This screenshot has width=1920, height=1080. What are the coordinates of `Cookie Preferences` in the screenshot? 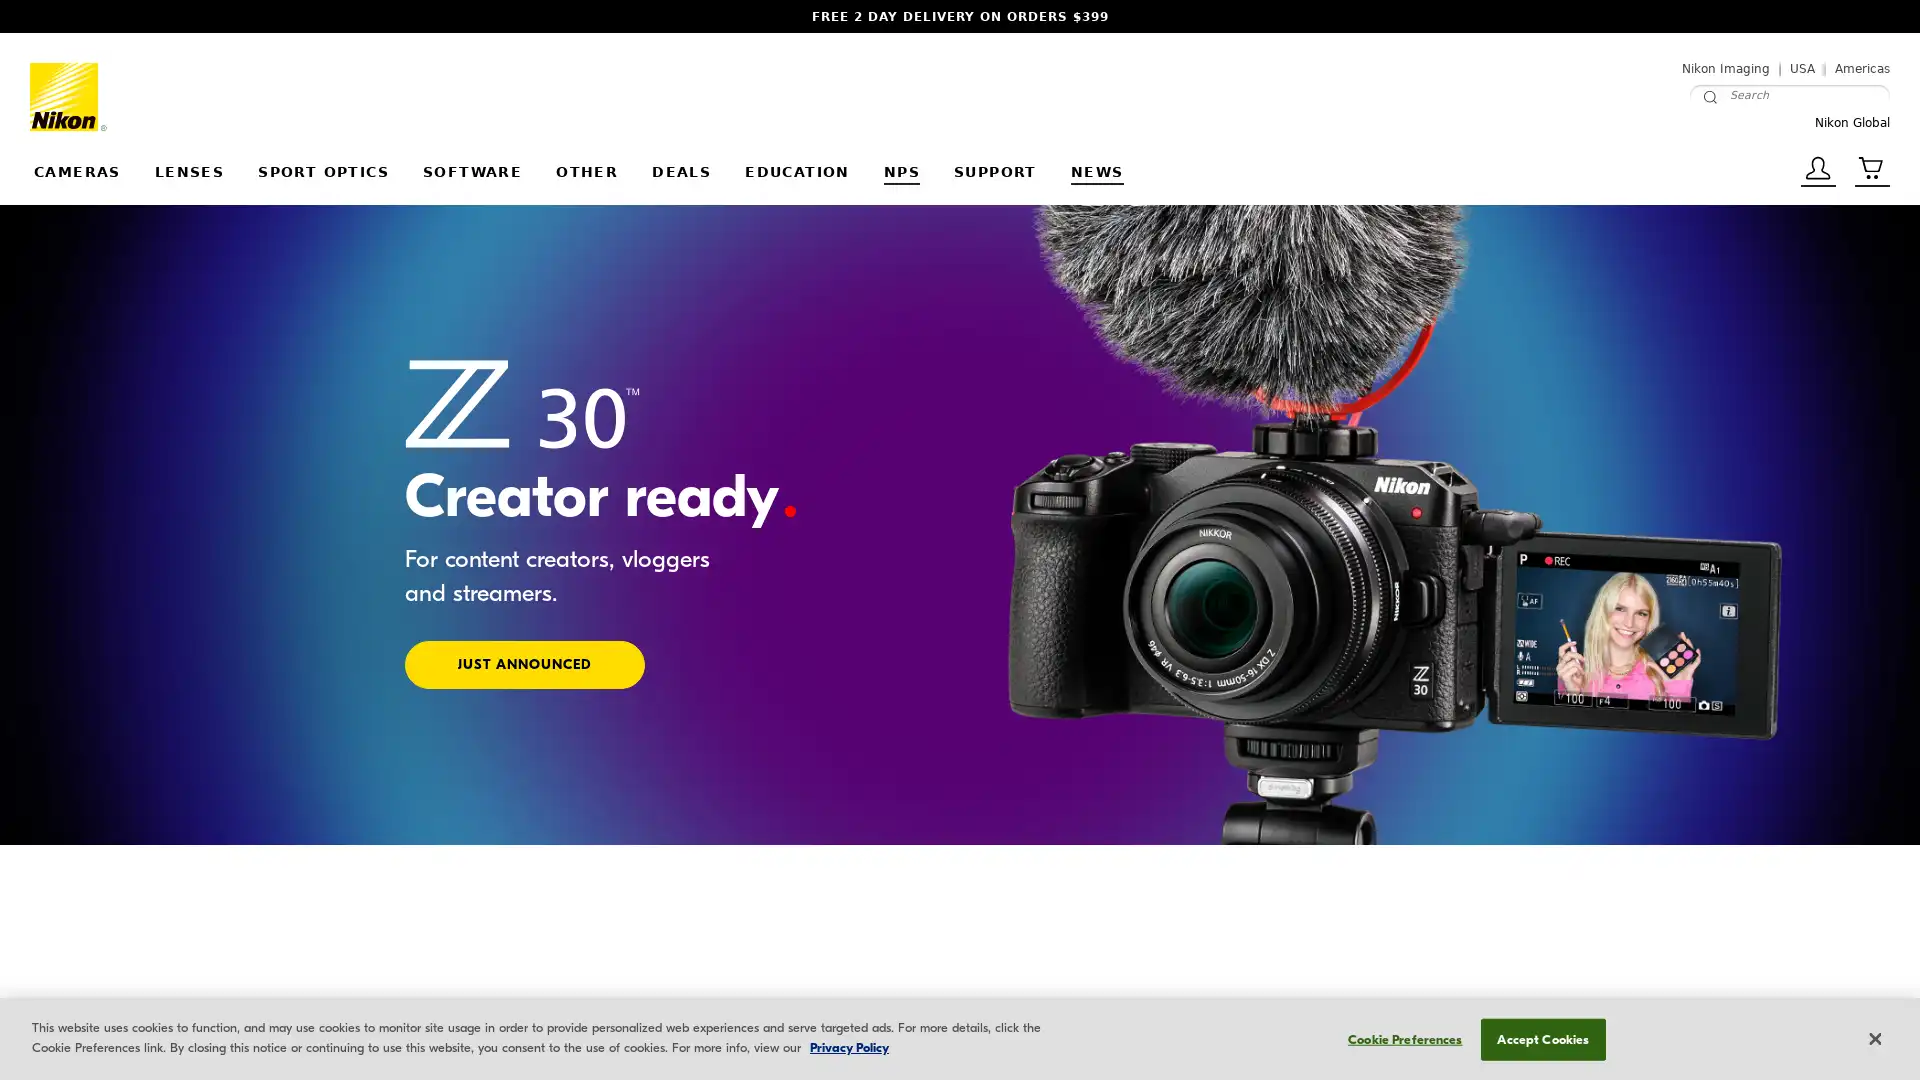 It's located at (1398, 1037).